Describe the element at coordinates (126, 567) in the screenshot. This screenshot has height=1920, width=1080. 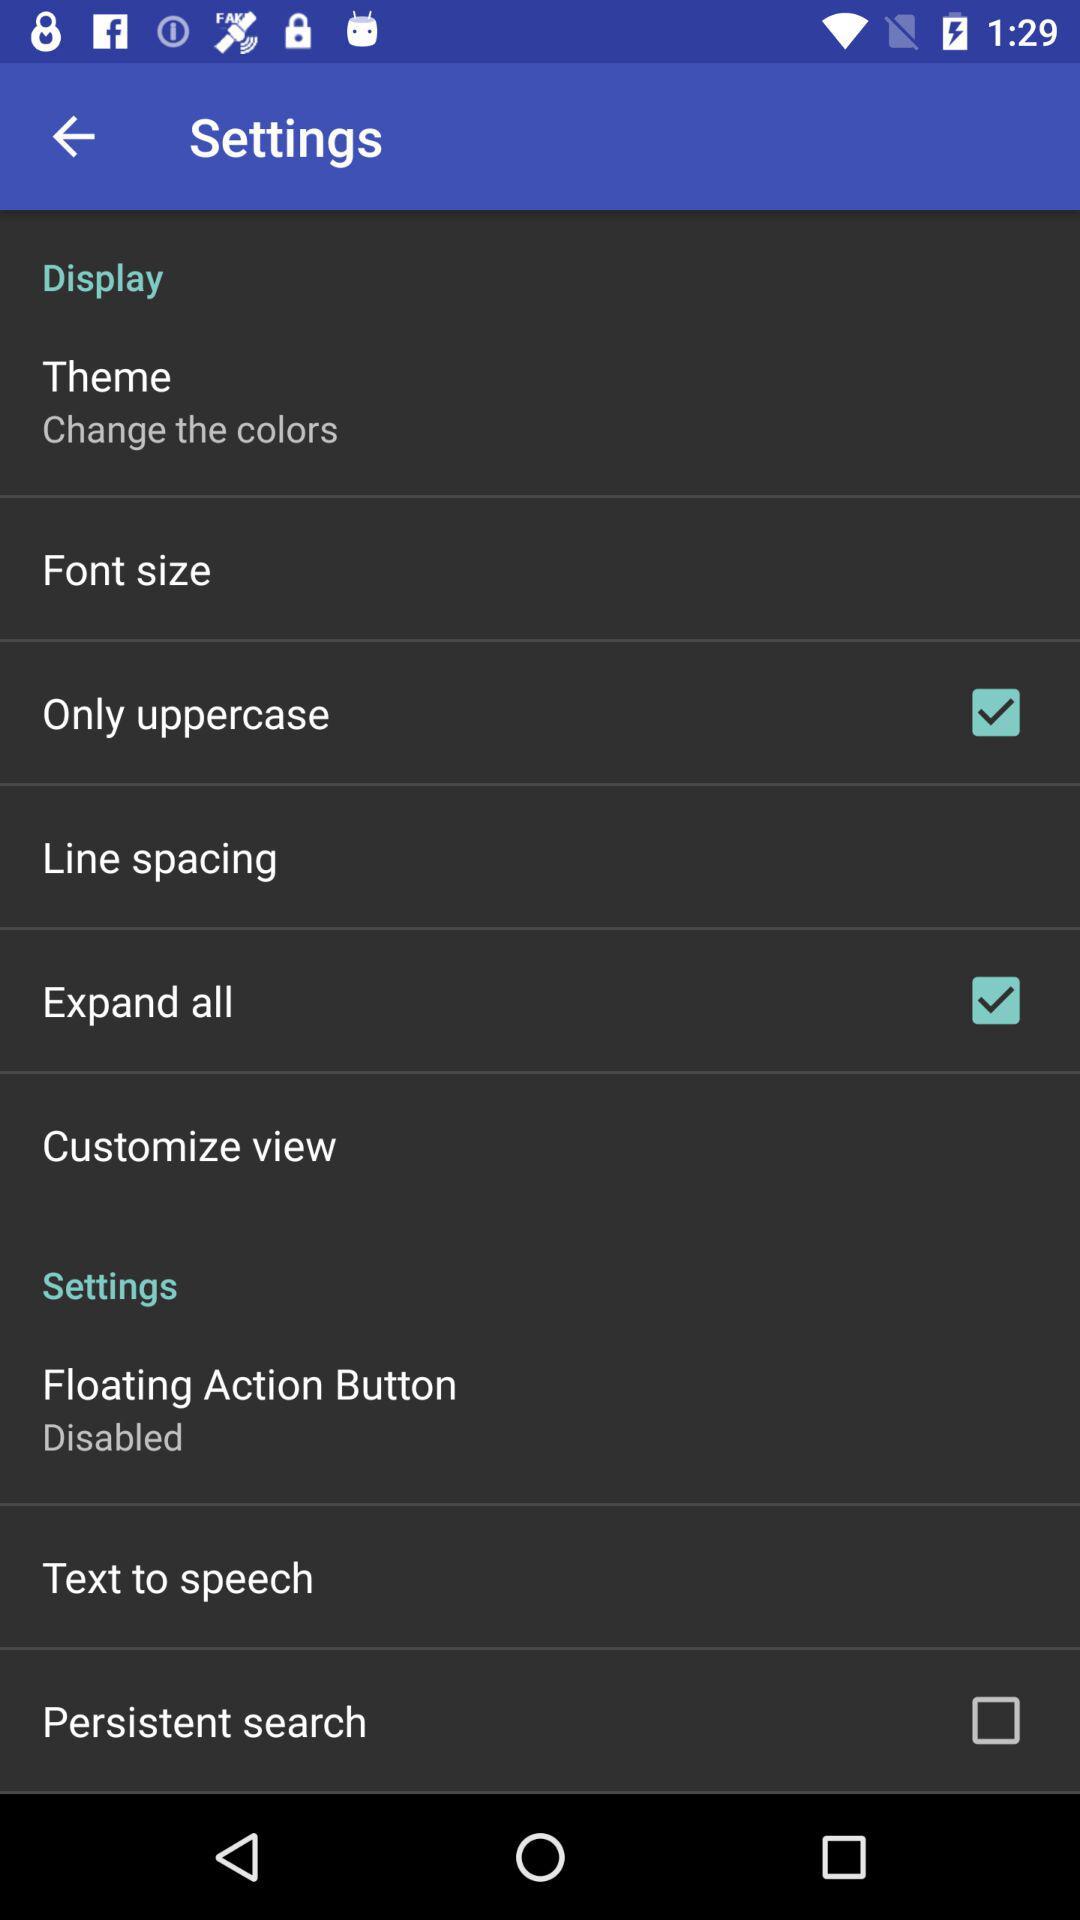
I see `the font size icon` at that location.